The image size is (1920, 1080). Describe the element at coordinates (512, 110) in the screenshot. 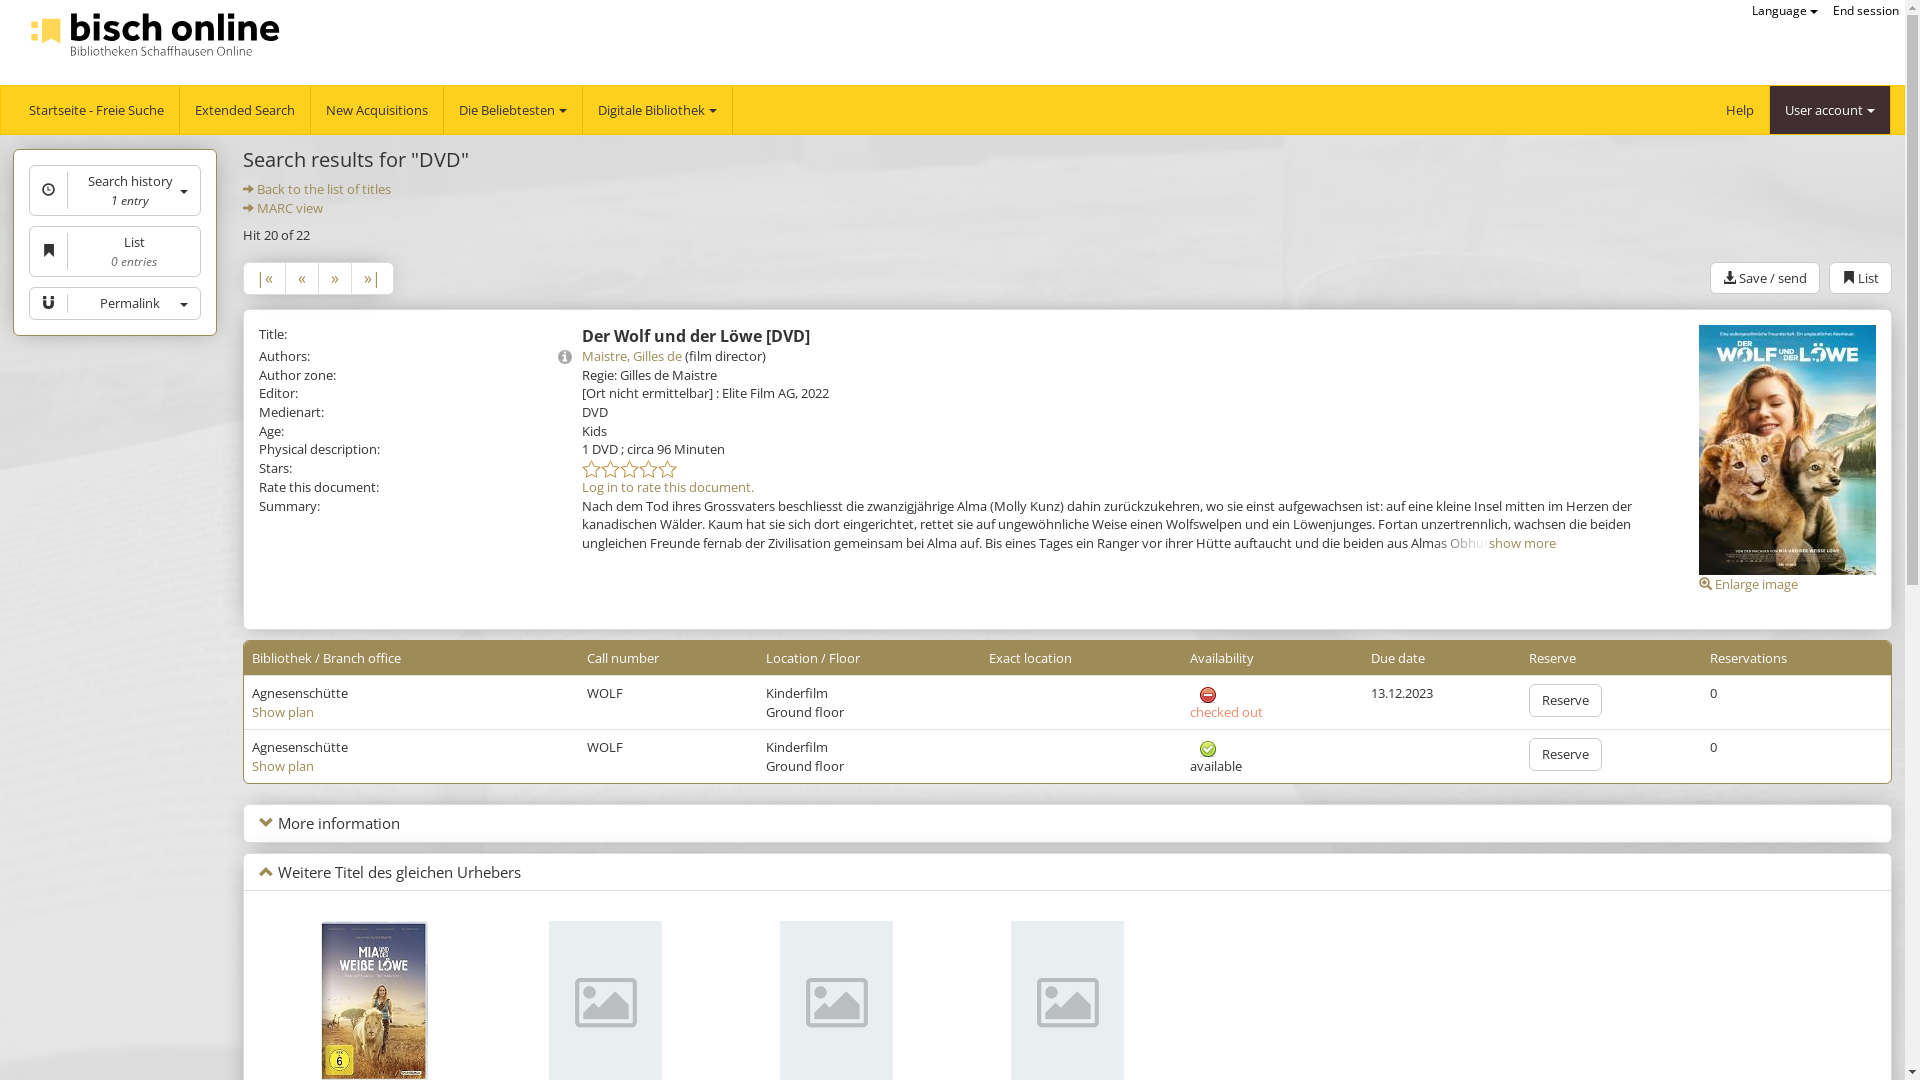

I see `'Die Beliebtesten'` at that location.